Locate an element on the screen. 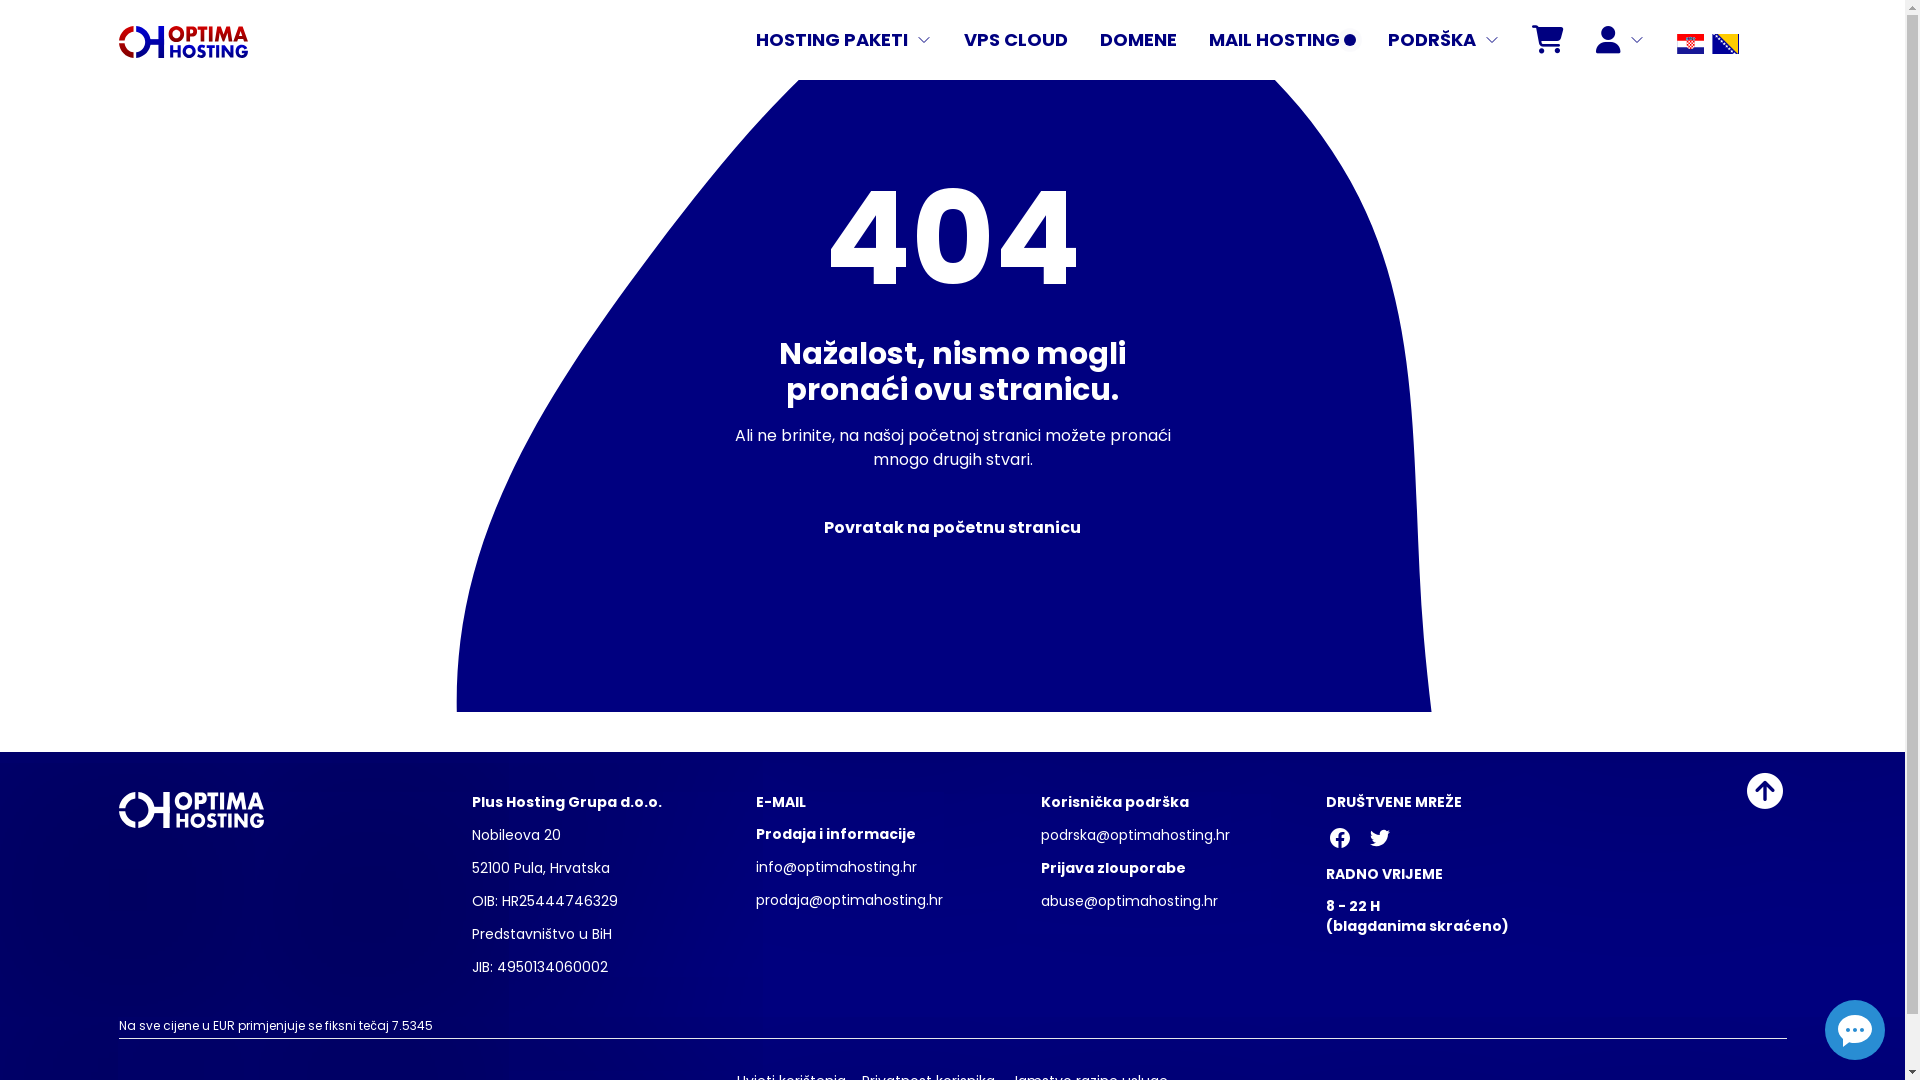 The height and width of the screenshot is (1080, 1920). 'info@optimahosting.hr' is located at coordinates (836, 866).